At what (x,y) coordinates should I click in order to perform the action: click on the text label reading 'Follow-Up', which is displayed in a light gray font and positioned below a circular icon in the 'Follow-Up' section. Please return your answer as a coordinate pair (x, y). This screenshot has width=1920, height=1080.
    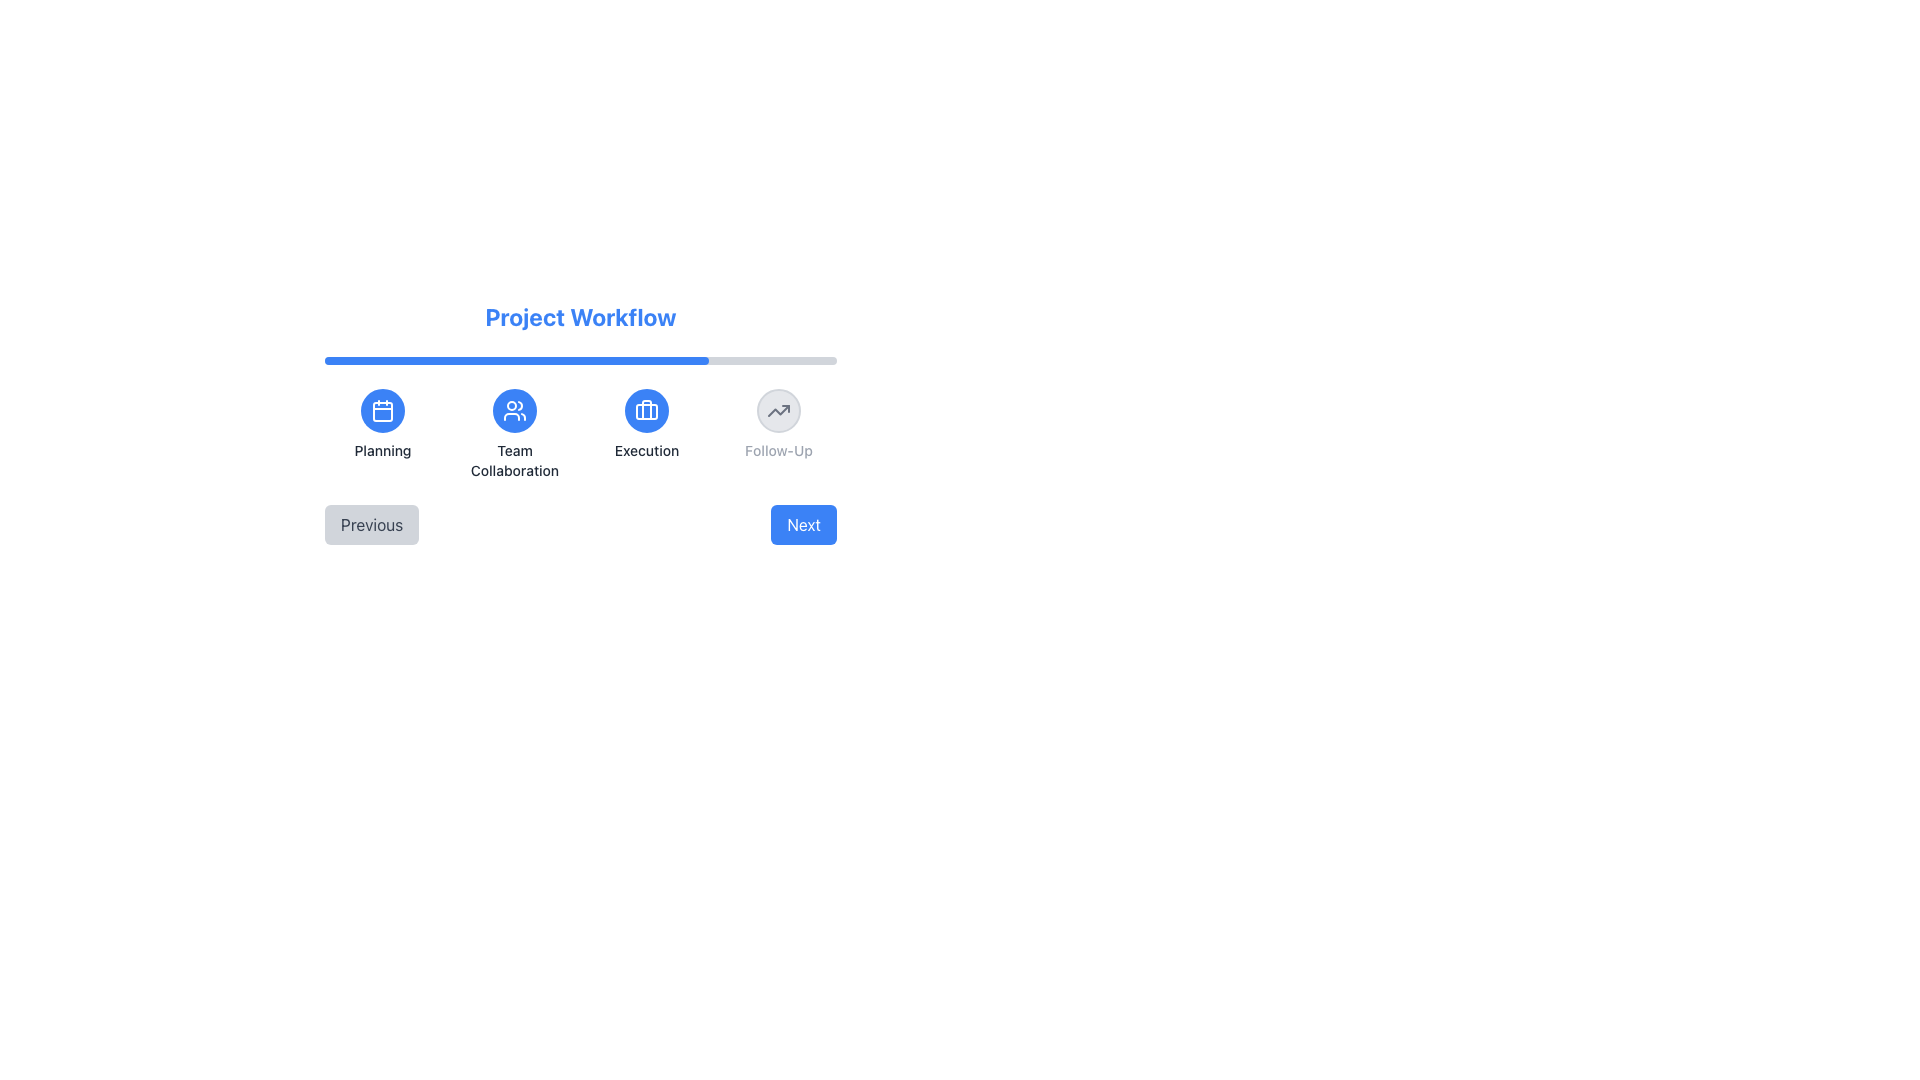
    Looking at the image, I should click on (777, 451).